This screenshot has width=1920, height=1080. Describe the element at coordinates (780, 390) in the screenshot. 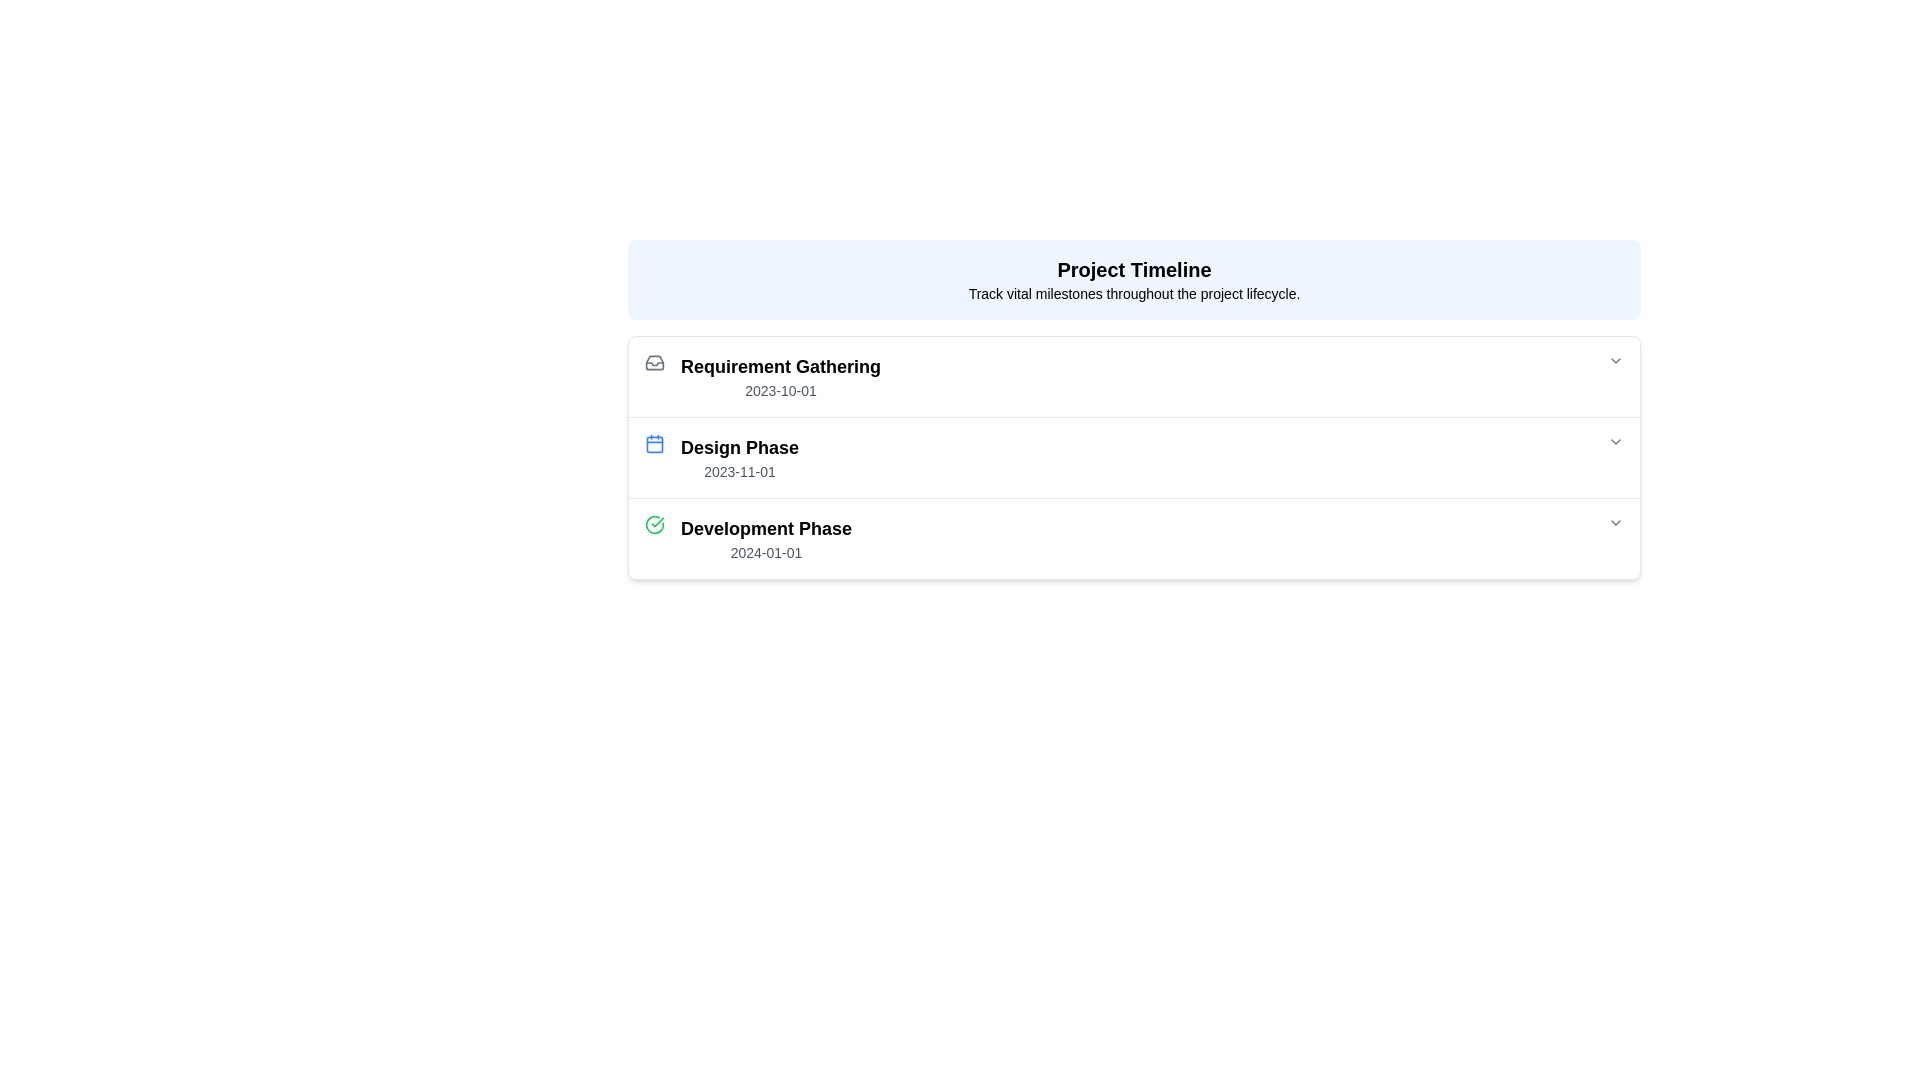

I see `the static text label displaying the date '2023-10-01', which is located below the bold text 'Requirement Gathering' in the project phases list` at that location.